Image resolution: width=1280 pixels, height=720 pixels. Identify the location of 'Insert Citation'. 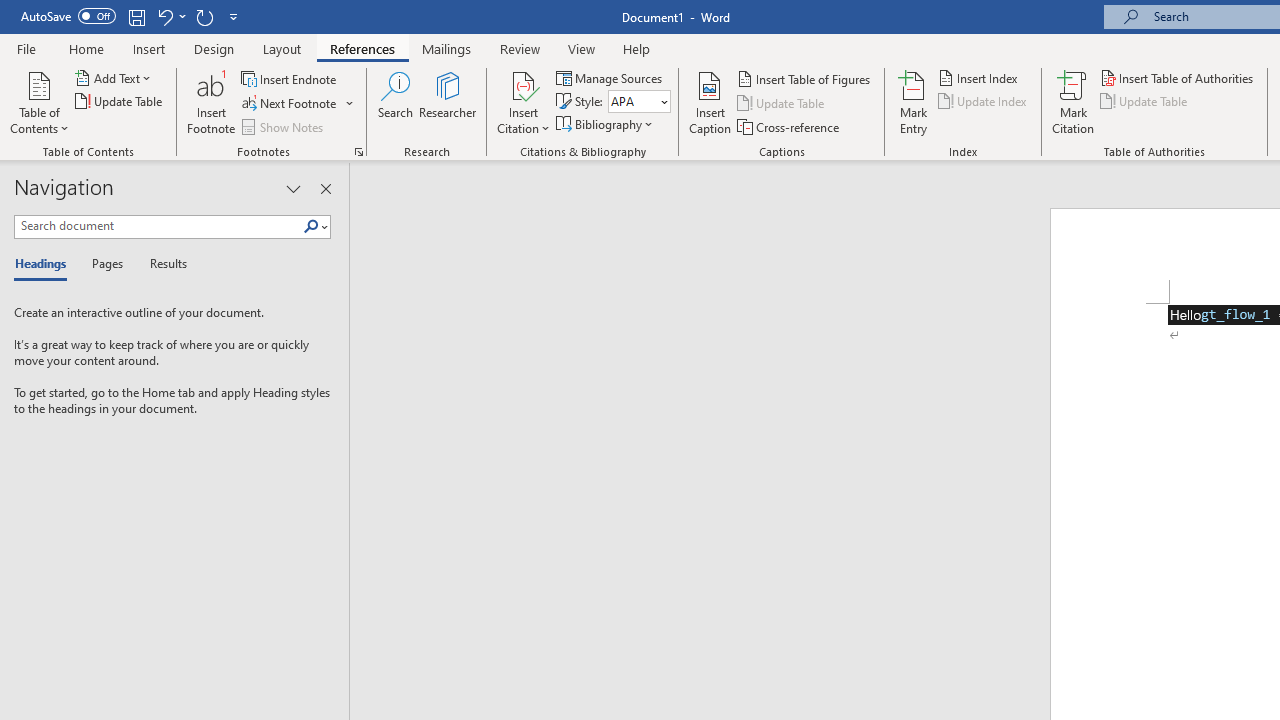
(524, 103).